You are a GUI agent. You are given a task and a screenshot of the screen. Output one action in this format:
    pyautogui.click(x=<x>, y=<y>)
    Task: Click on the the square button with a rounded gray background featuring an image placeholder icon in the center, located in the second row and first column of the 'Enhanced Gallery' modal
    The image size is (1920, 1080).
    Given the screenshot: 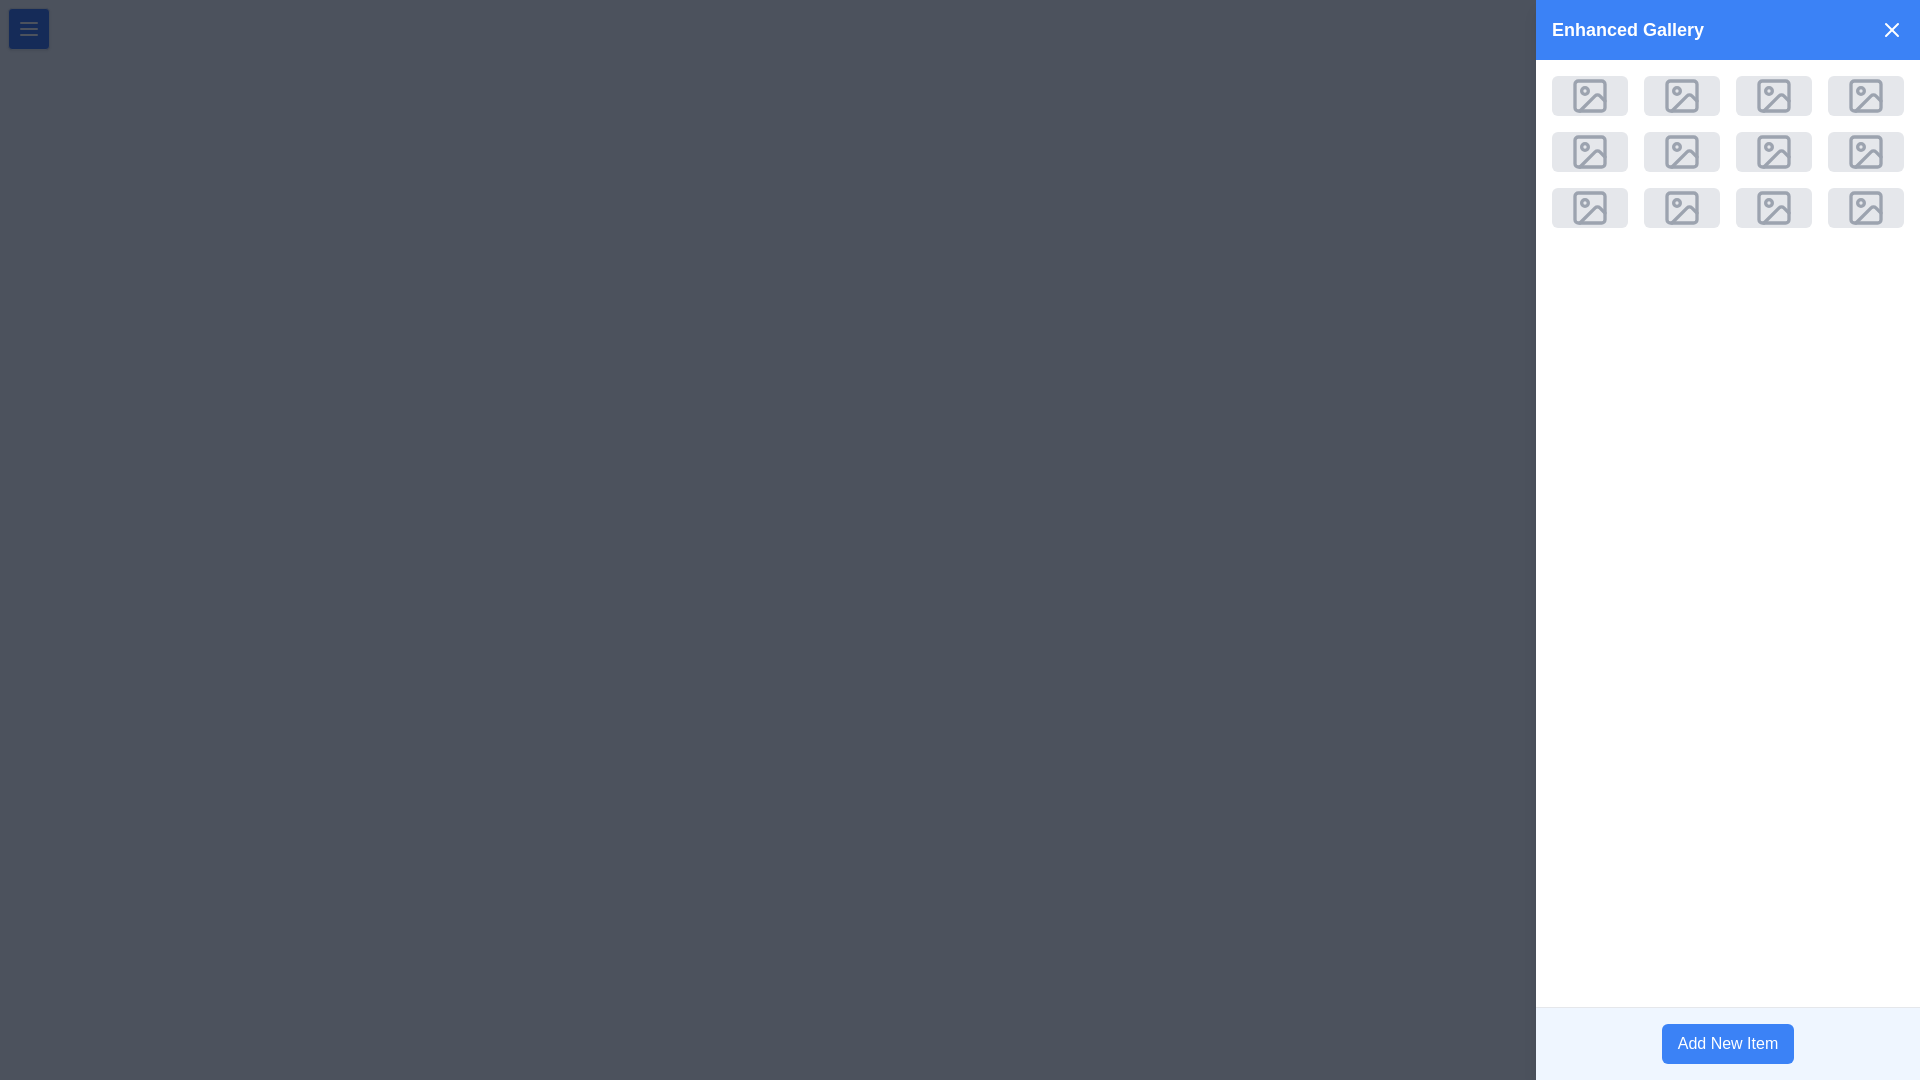 What is the action you would take?
    pyautogui.click(x=1588, y=150)
    